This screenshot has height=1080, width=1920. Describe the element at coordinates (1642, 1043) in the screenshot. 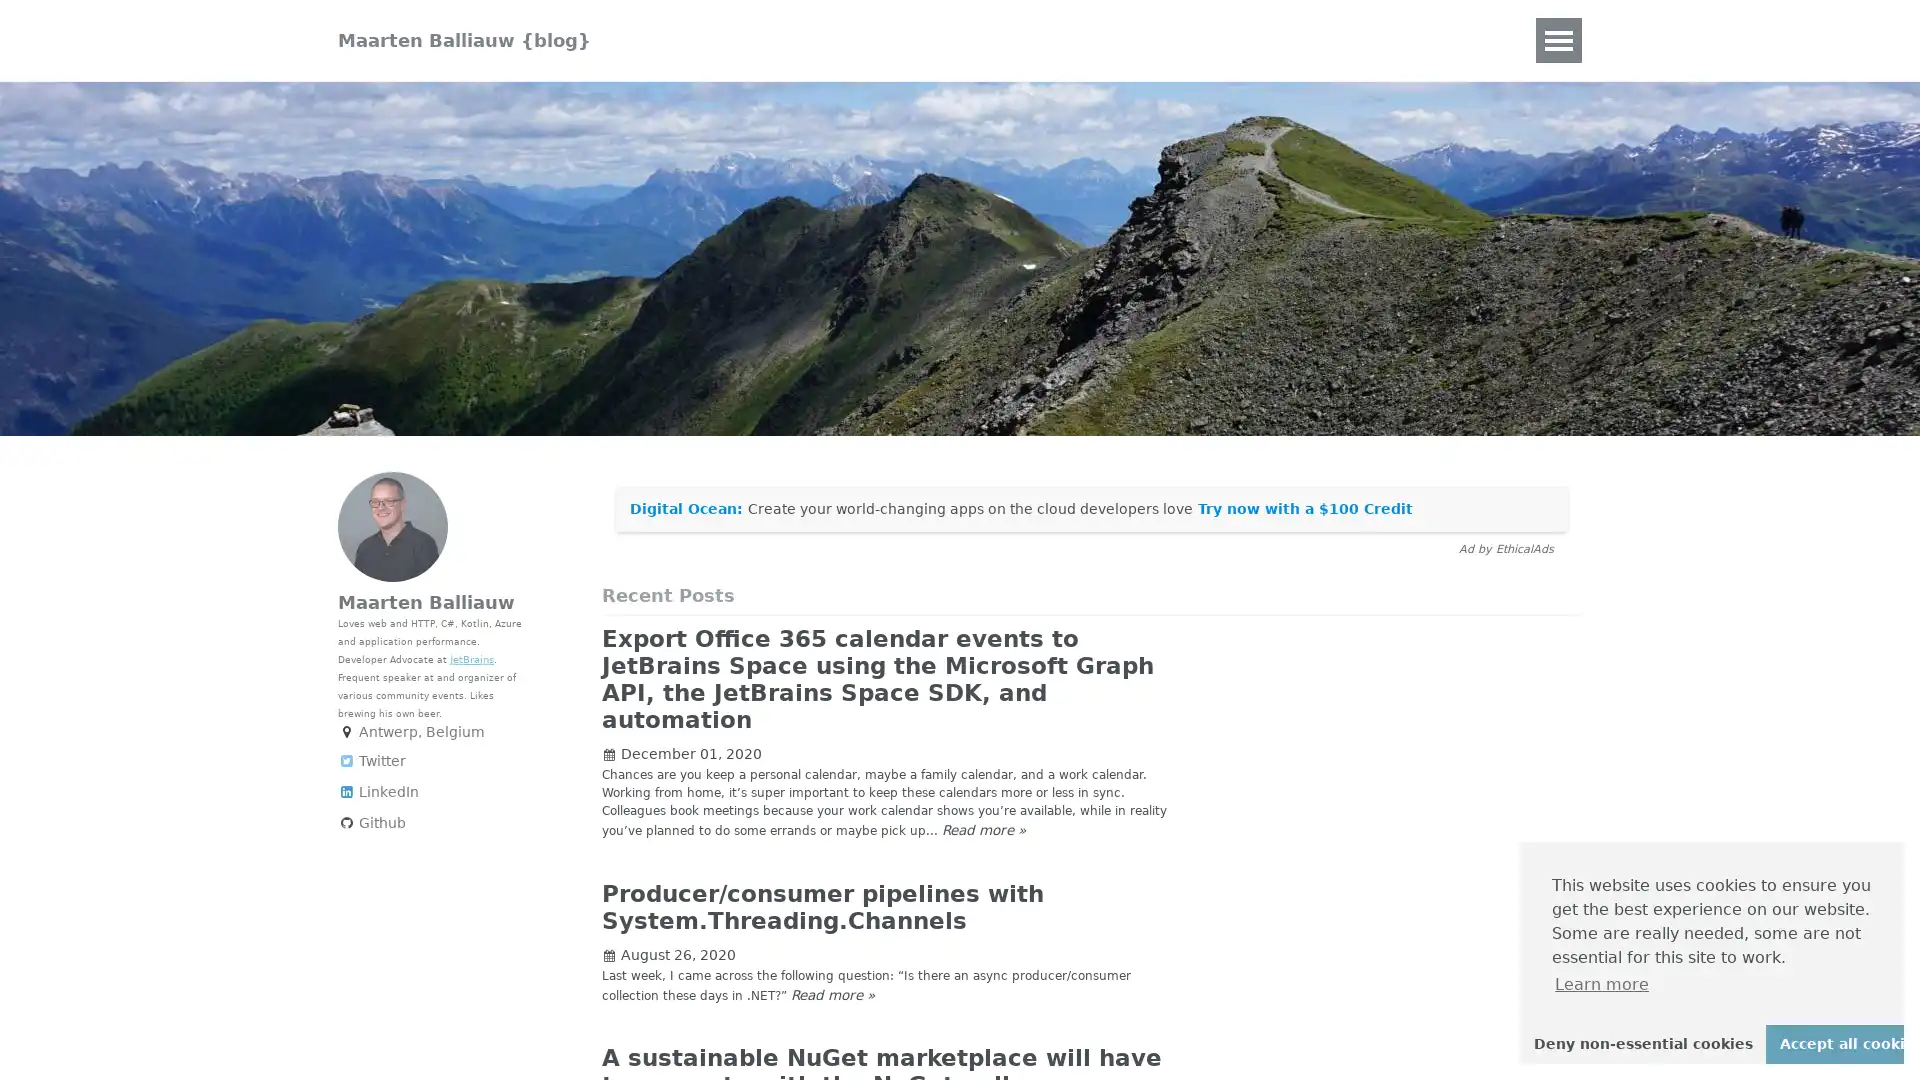

I see `deny cookies` at that location.